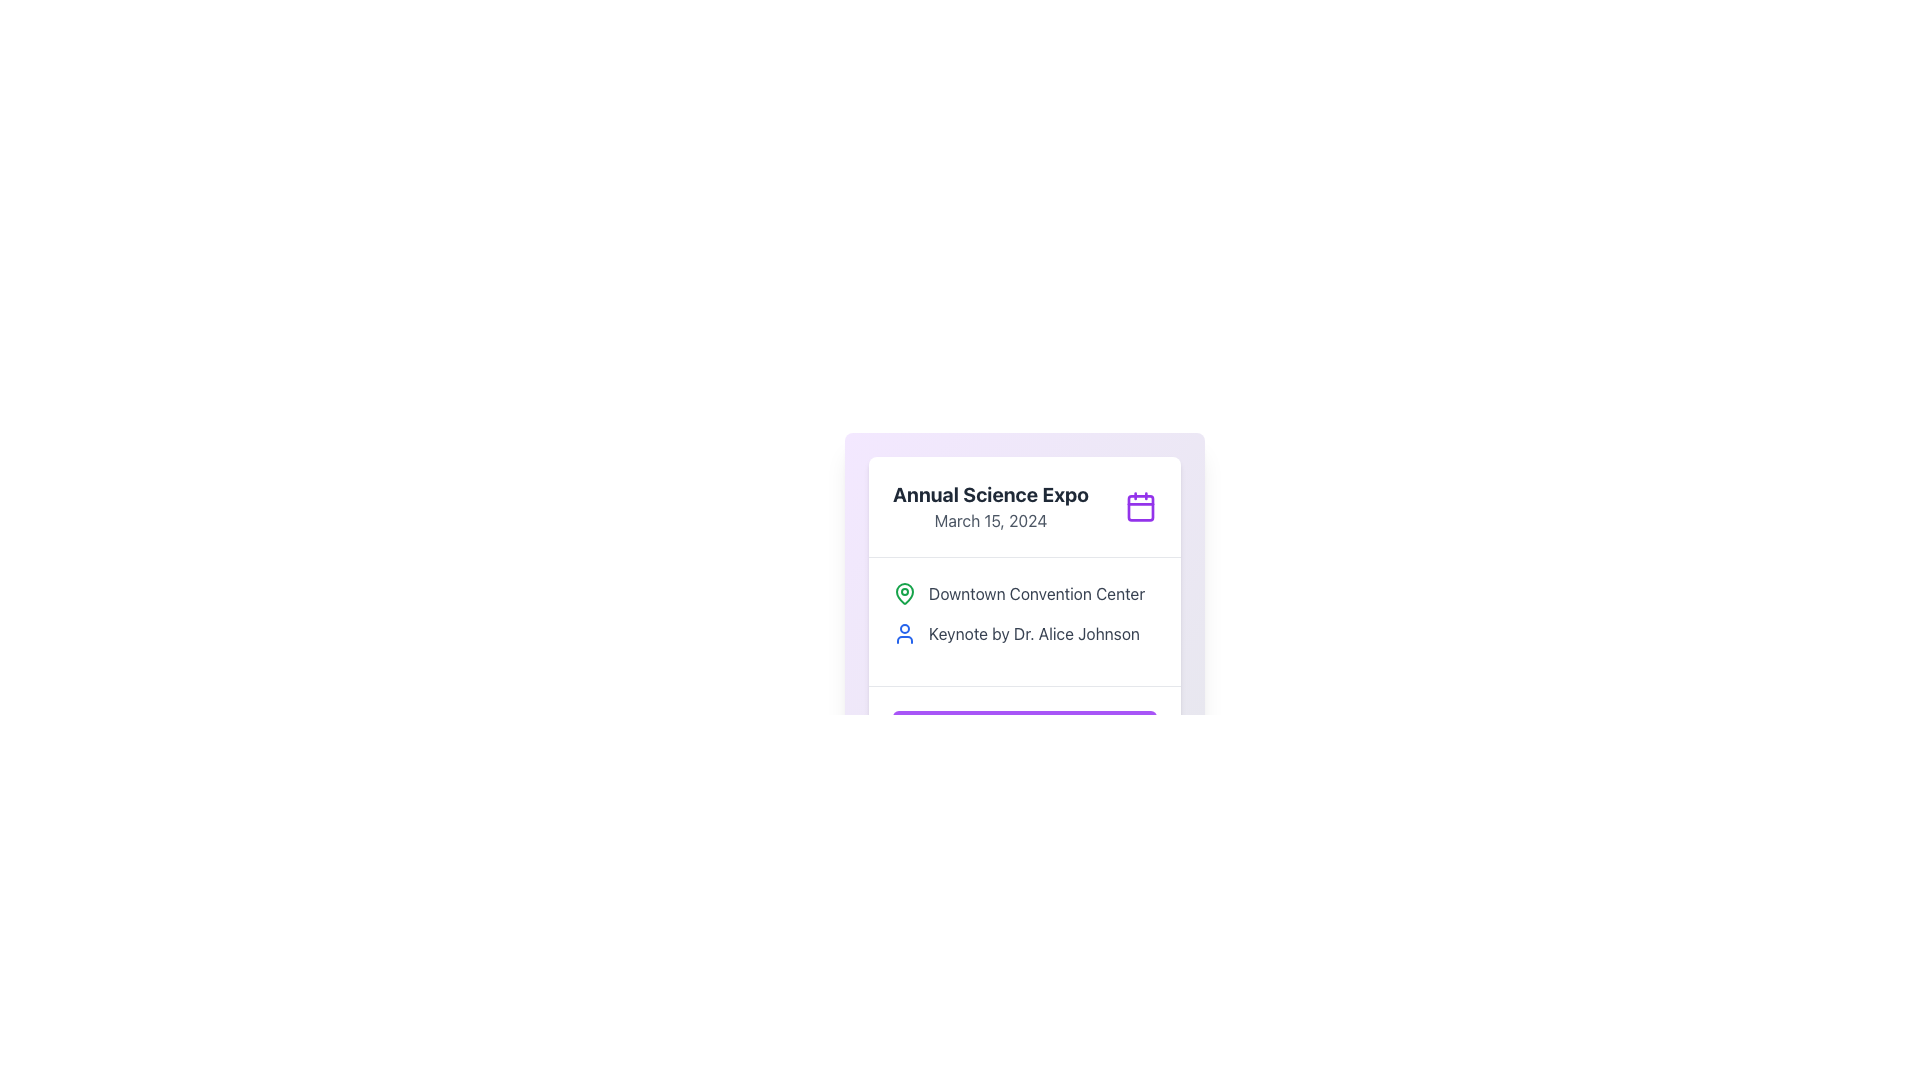 This screenshot has width=1920, height=1080. I want to click on the text label reading 'Downtown Convention Center' styled with a gray font, located next to a green location pin icon, so click(1036, 593).